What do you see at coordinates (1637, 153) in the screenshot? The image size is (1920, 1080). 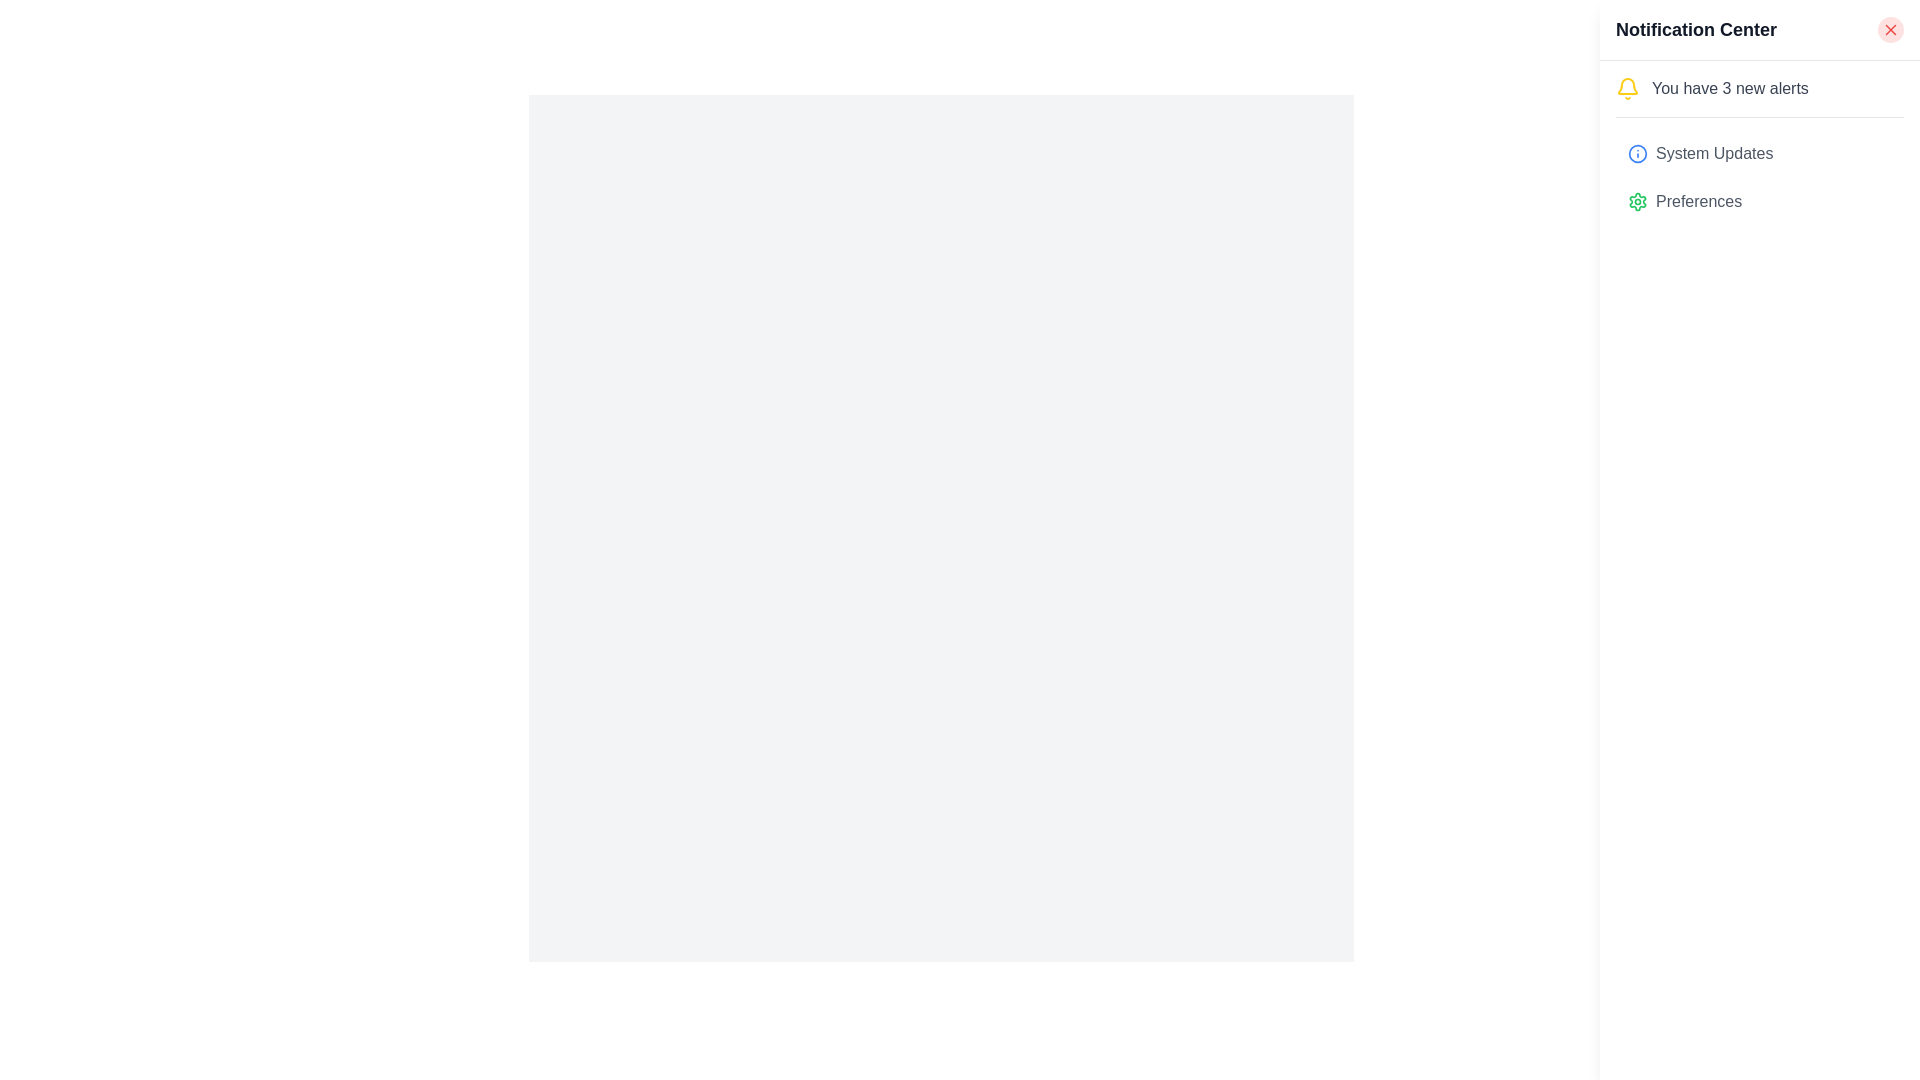 I see `the circular blue icon with an information symbol, located to the left of the 'System Updates' text in the menu panel of the notification center` at bounding box center [1637, 153].